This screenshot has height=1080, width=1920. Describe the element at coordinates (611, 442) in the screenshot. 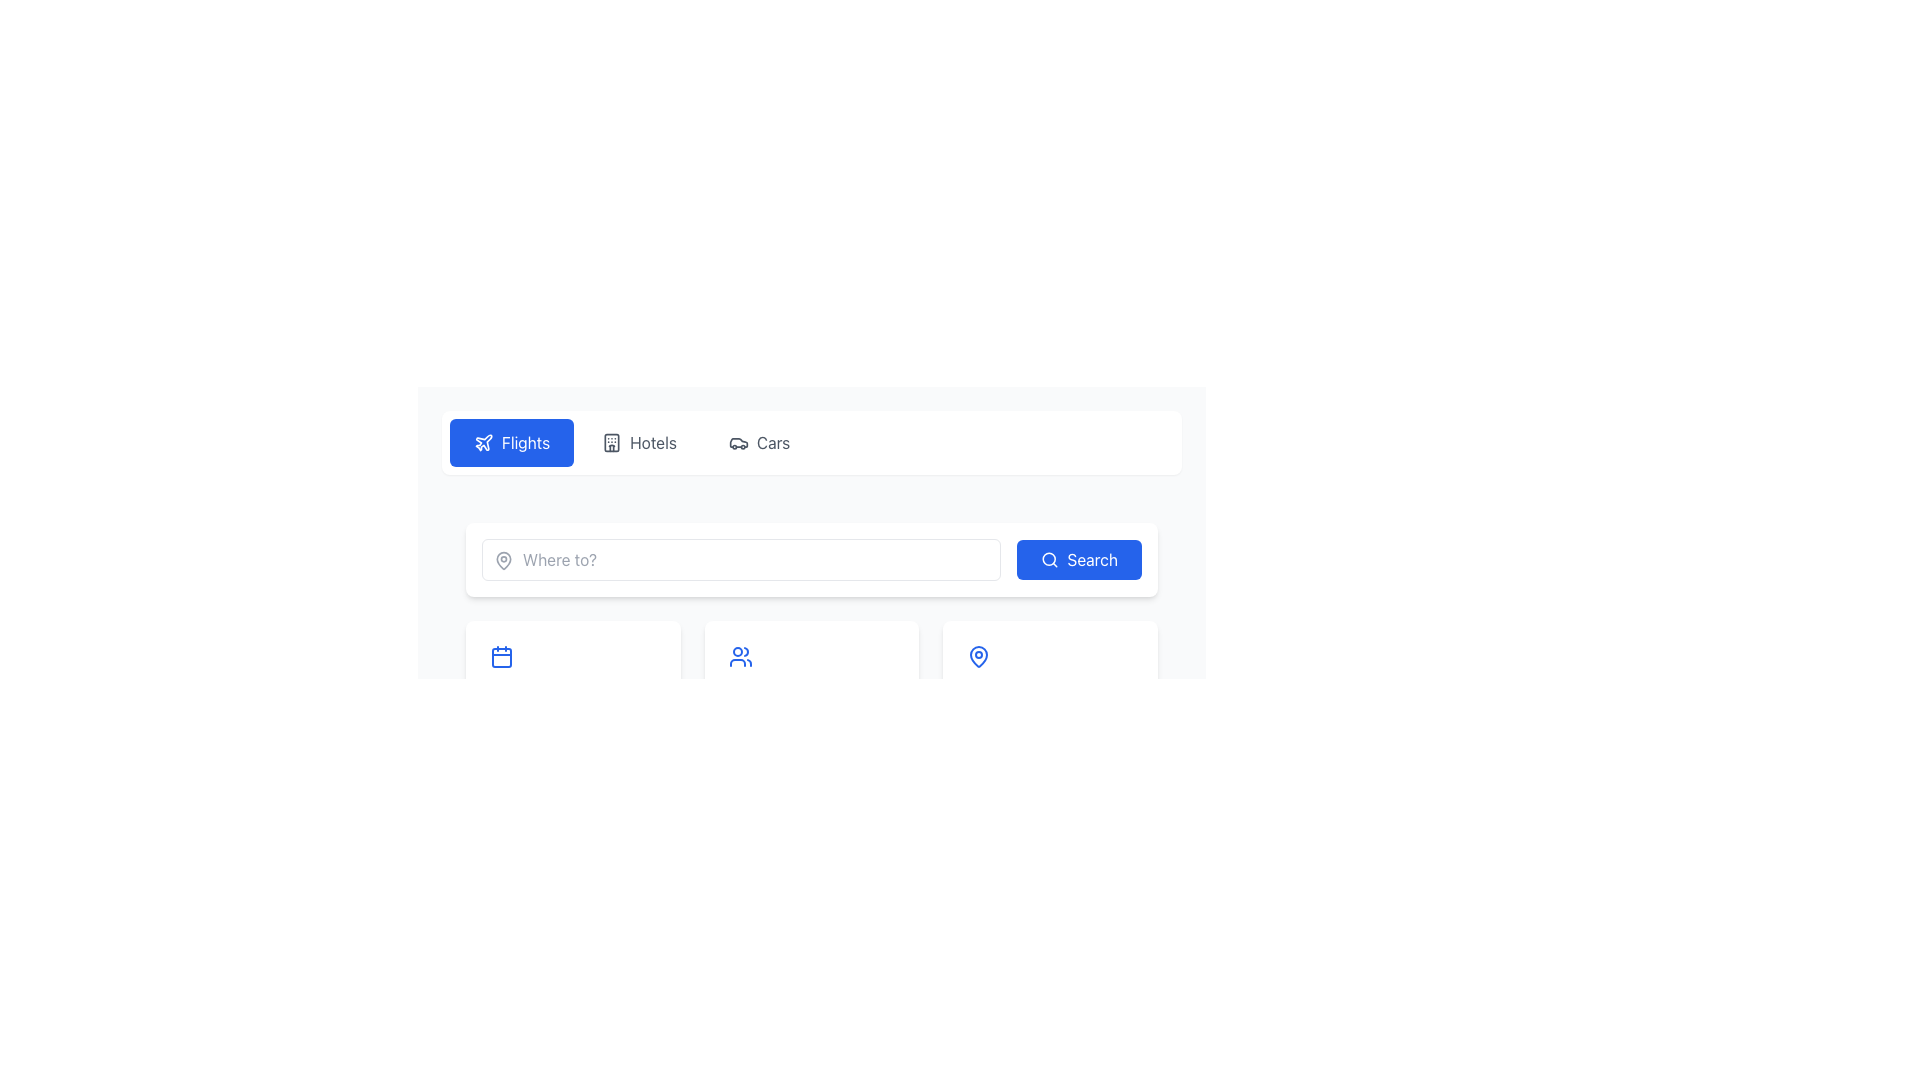

I see `the minimalistic building structure icon located in the 'Hotels' button group within the navigation panel` at that location.